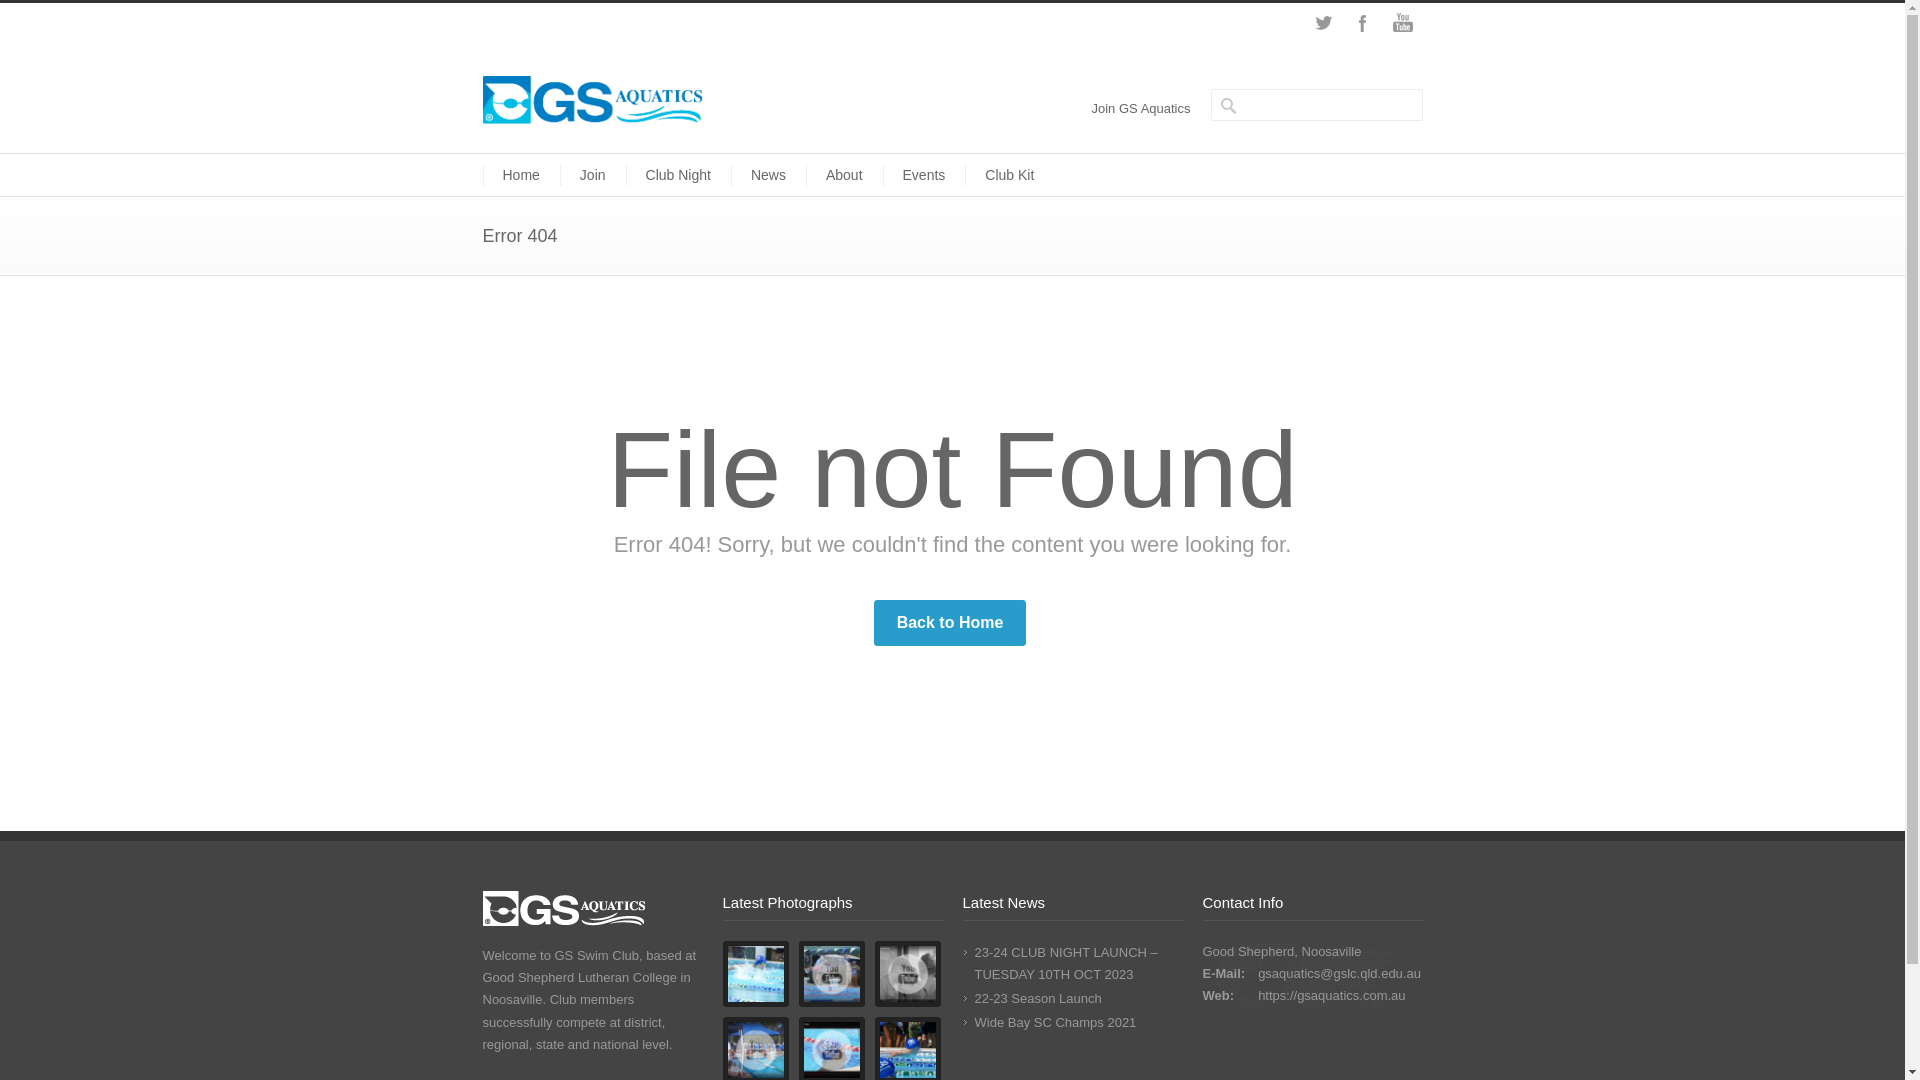 This screenshot has width=1920, height=1080. I want to click on 'Events', so click(923, 173).